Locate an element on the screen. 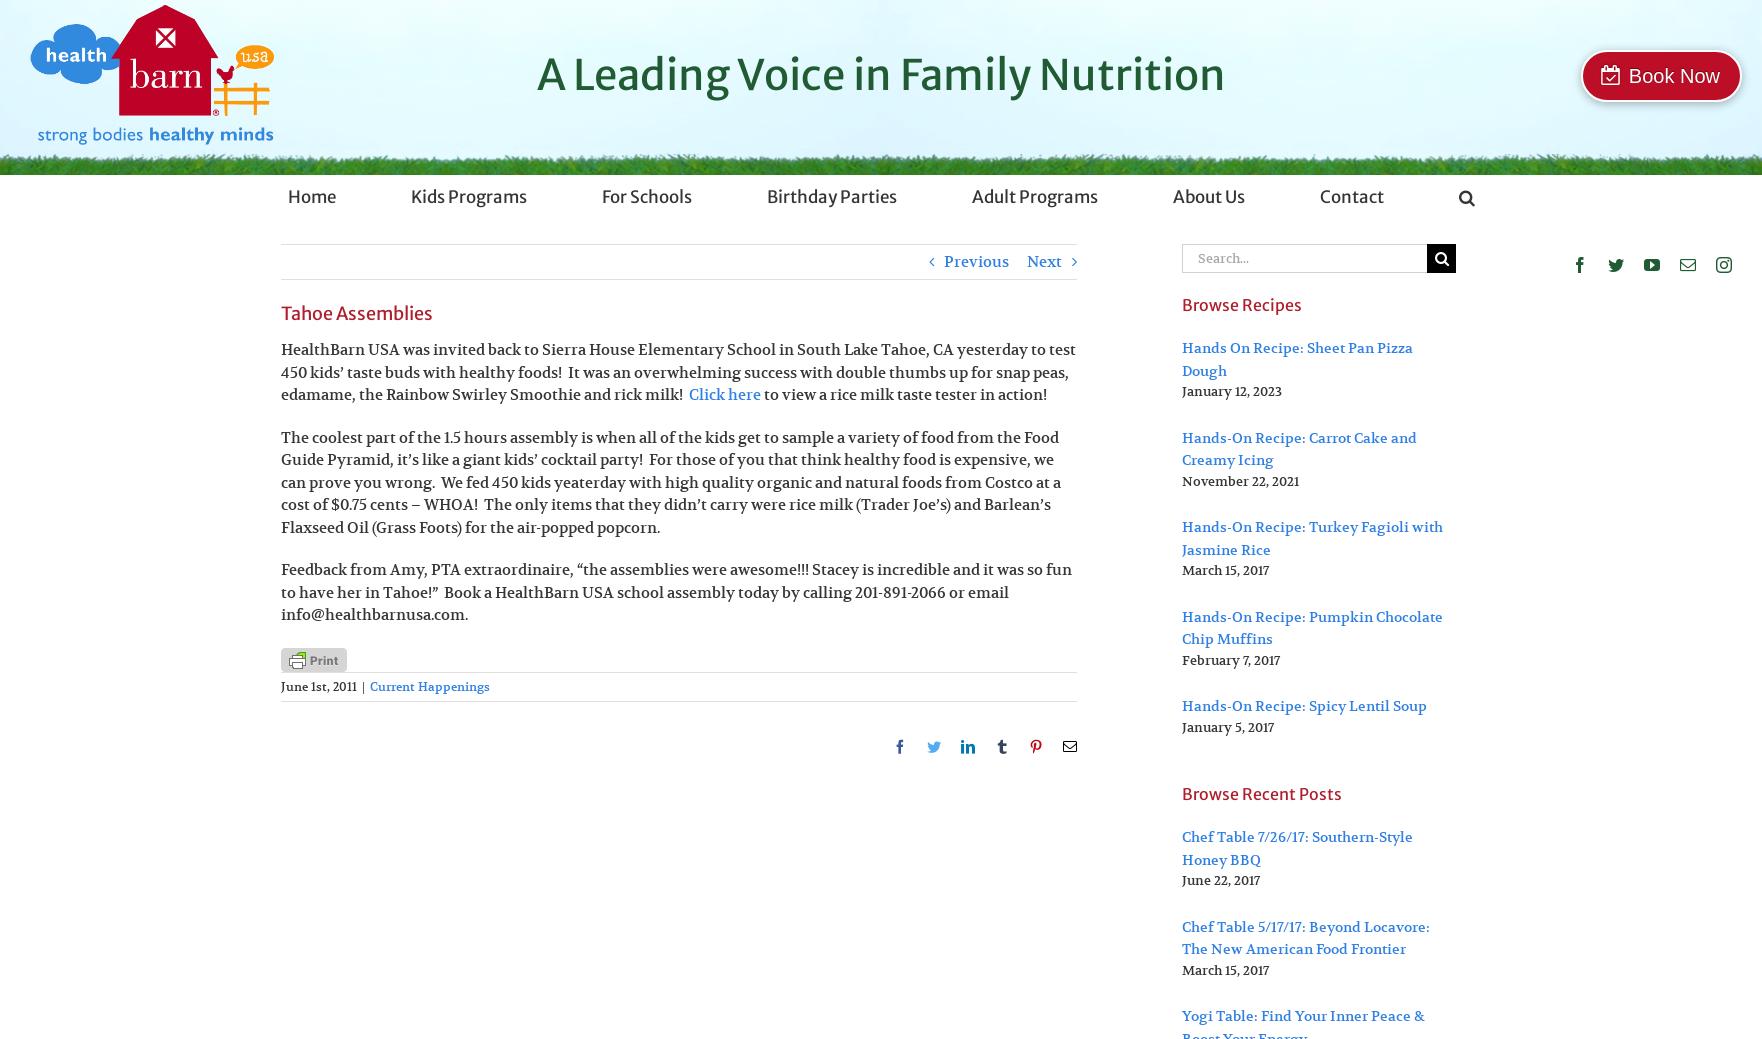 This screenshot has height=1039, width=1762. '.' is located at coordinates (465, 614).